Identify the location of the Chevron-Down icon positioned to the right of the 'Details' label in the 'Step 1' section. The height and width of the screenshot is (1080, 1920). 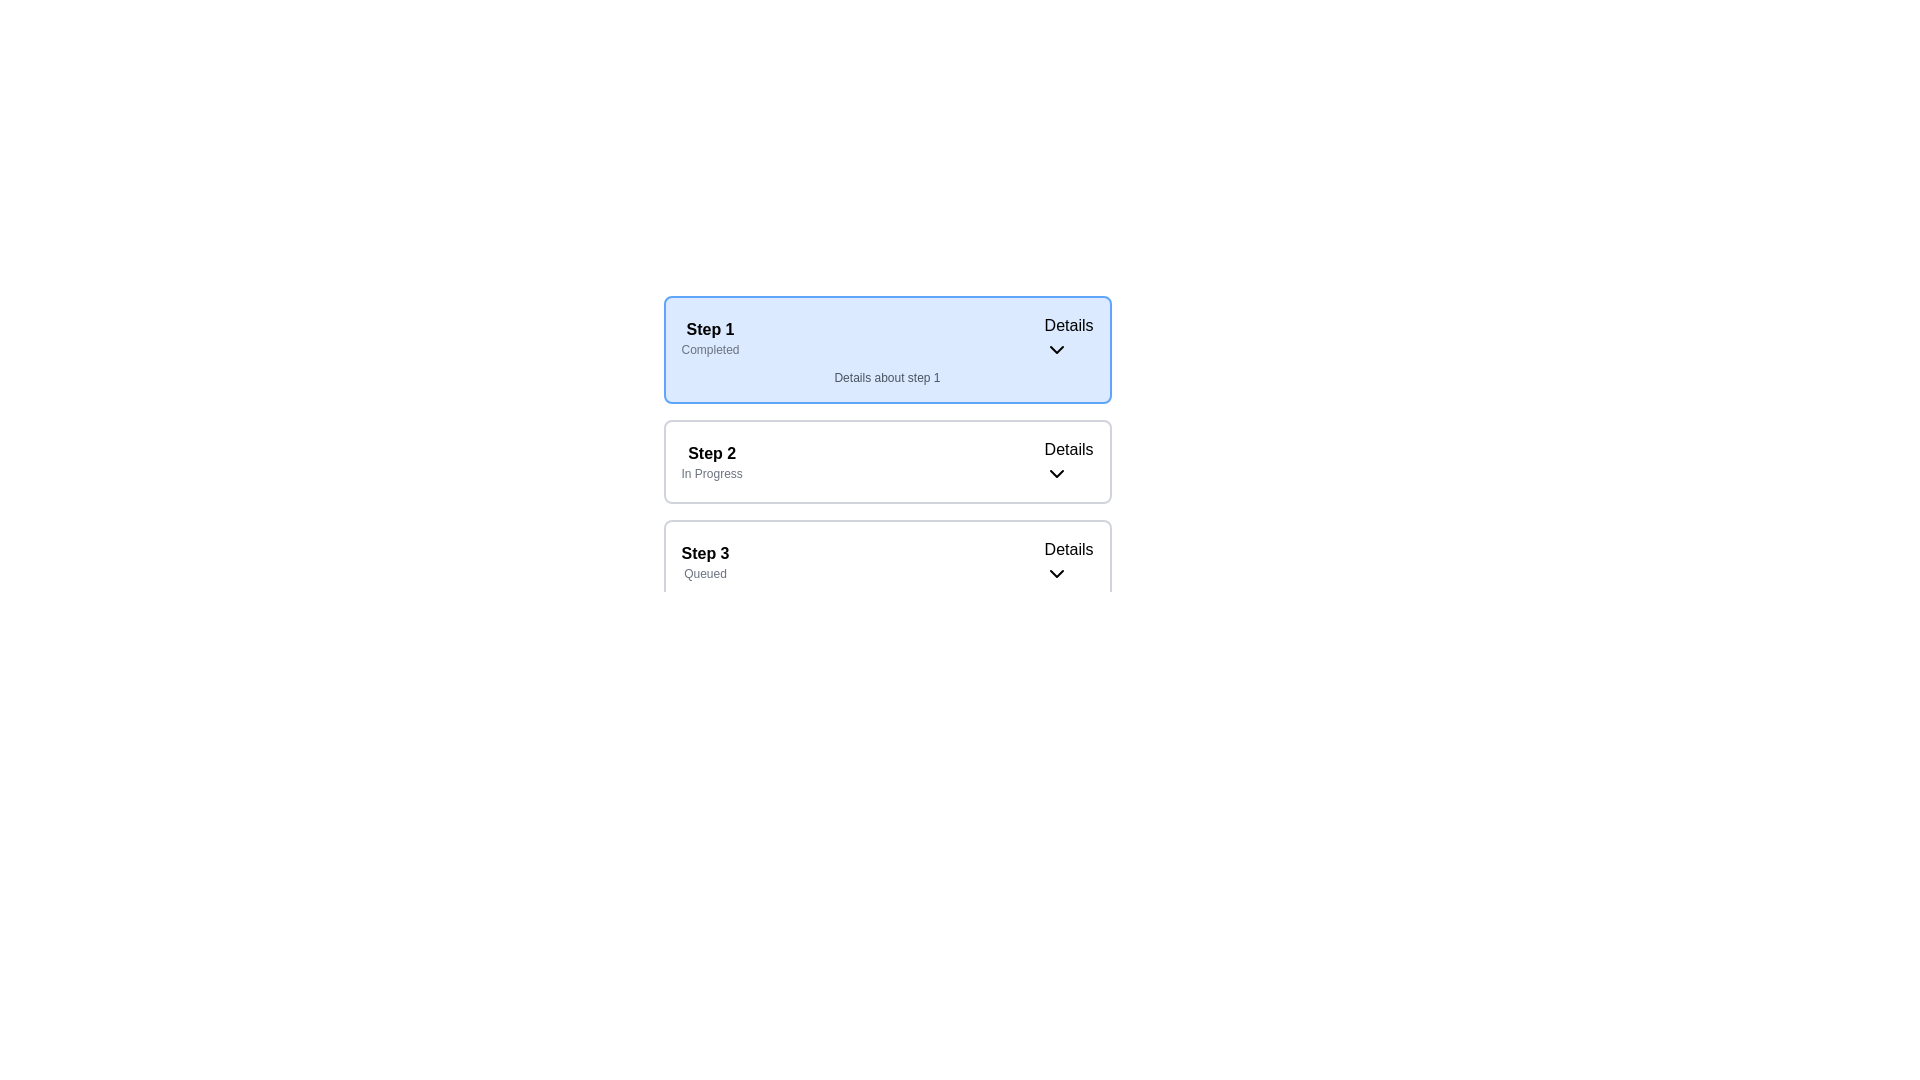
(1055, 349).